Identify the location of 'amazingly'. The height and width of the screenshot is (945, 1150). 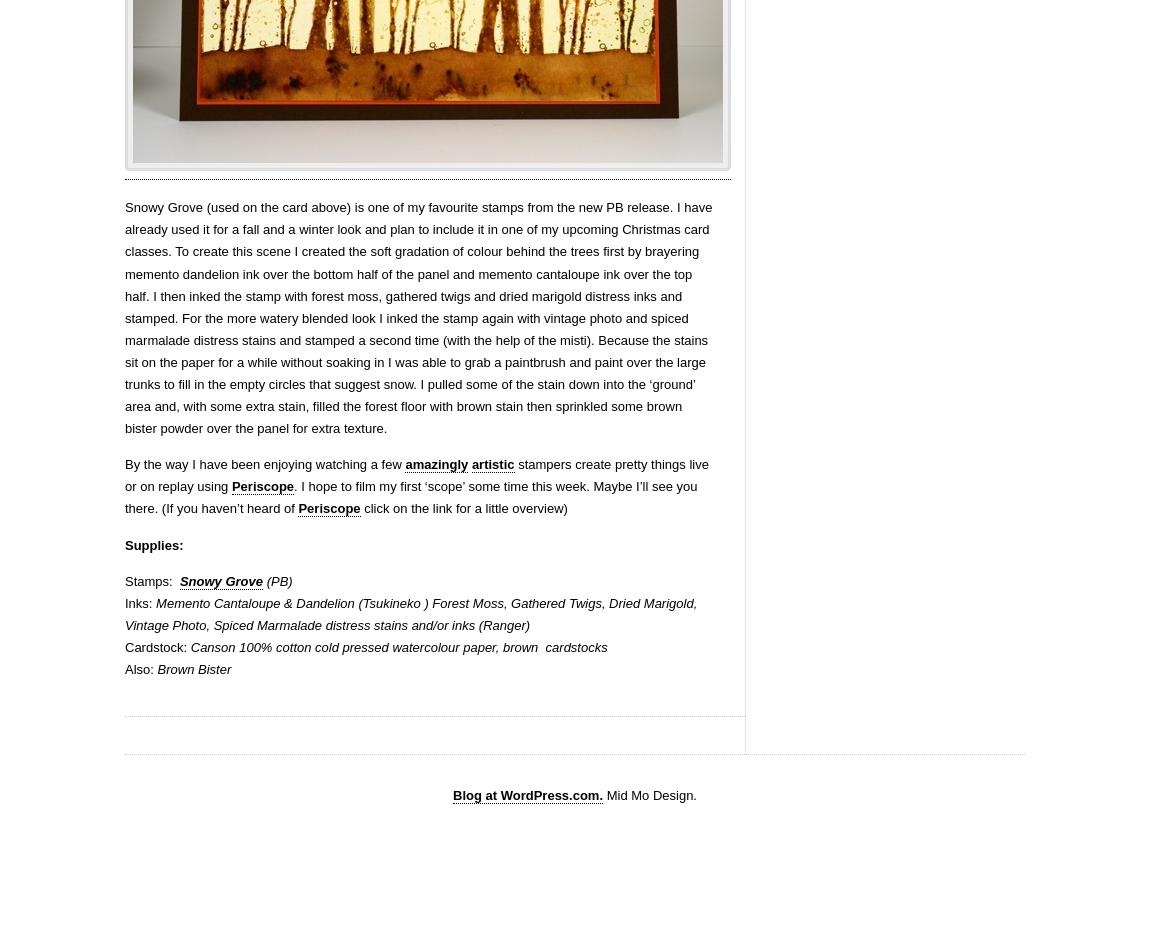
(436, 464).